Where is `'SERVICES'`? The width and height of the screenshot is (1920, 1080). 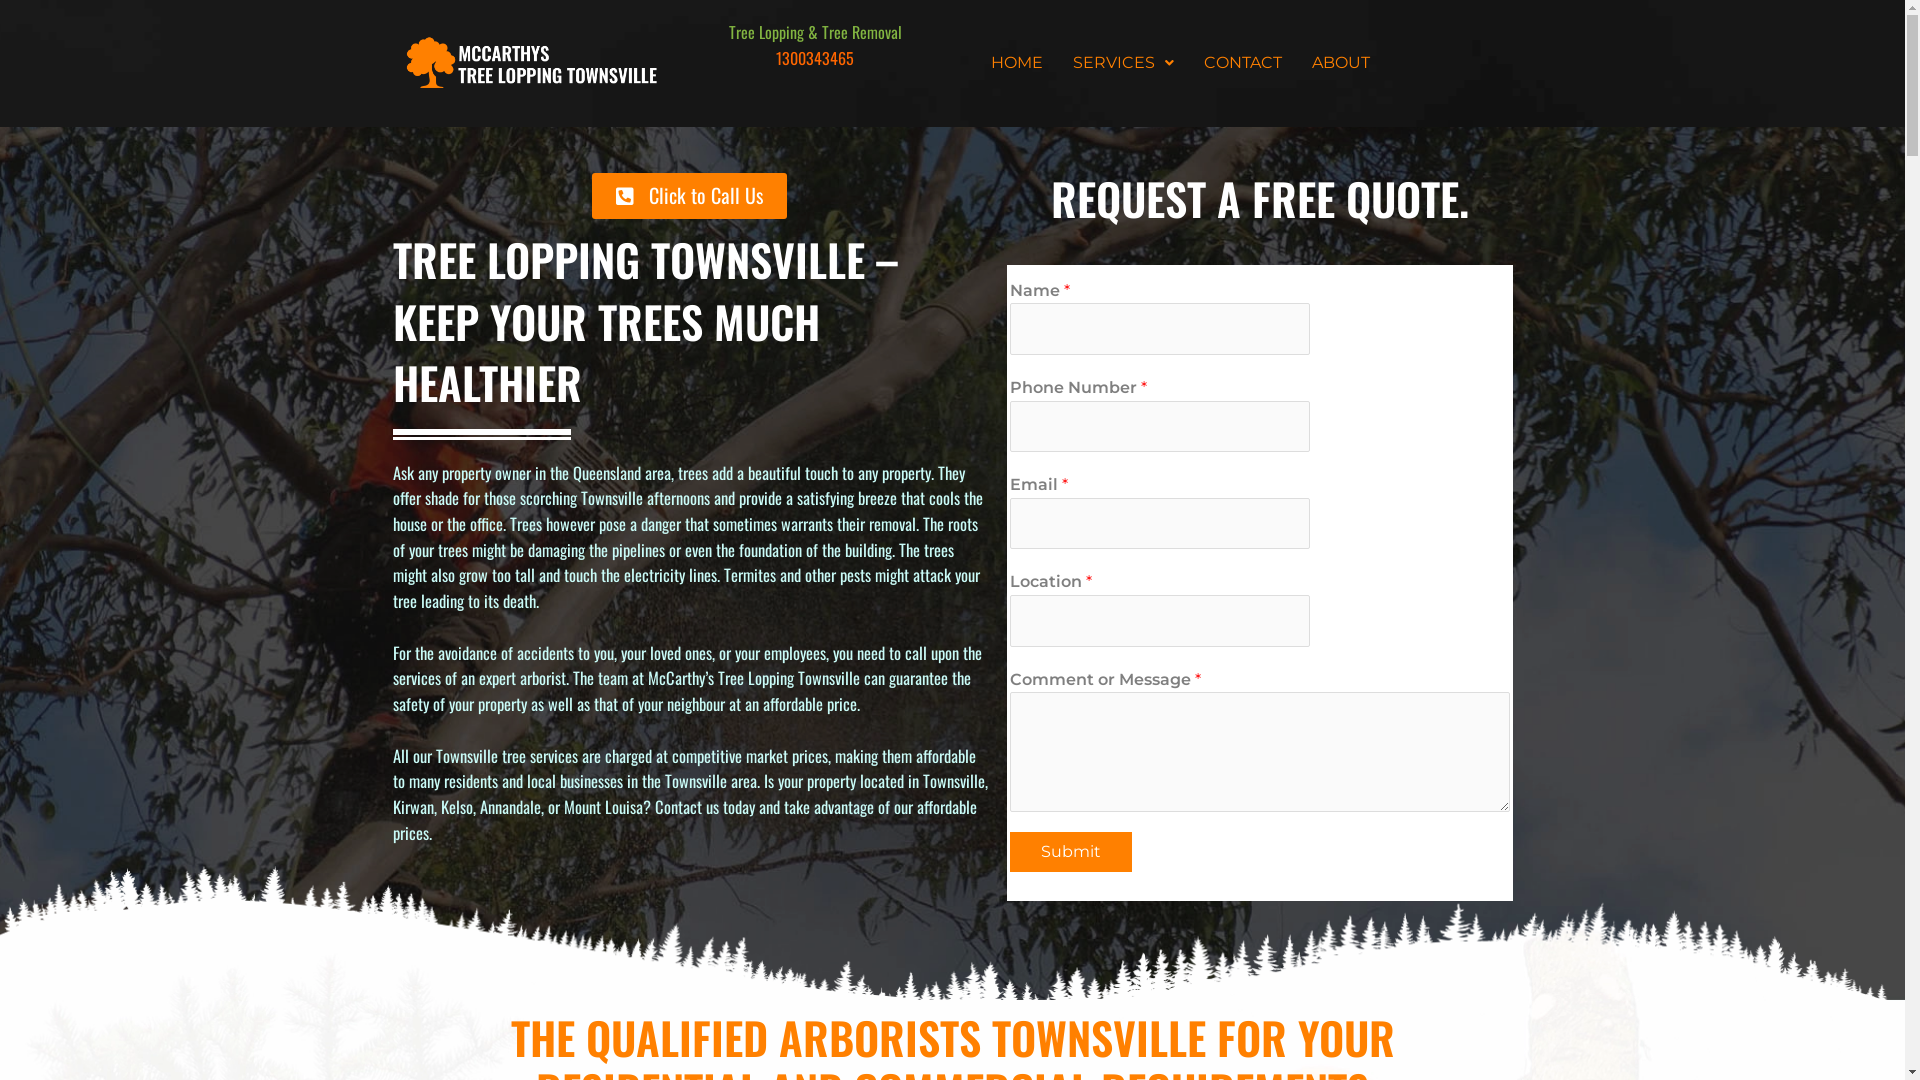
'SERVICES' is located at coordinates (1123, 61).